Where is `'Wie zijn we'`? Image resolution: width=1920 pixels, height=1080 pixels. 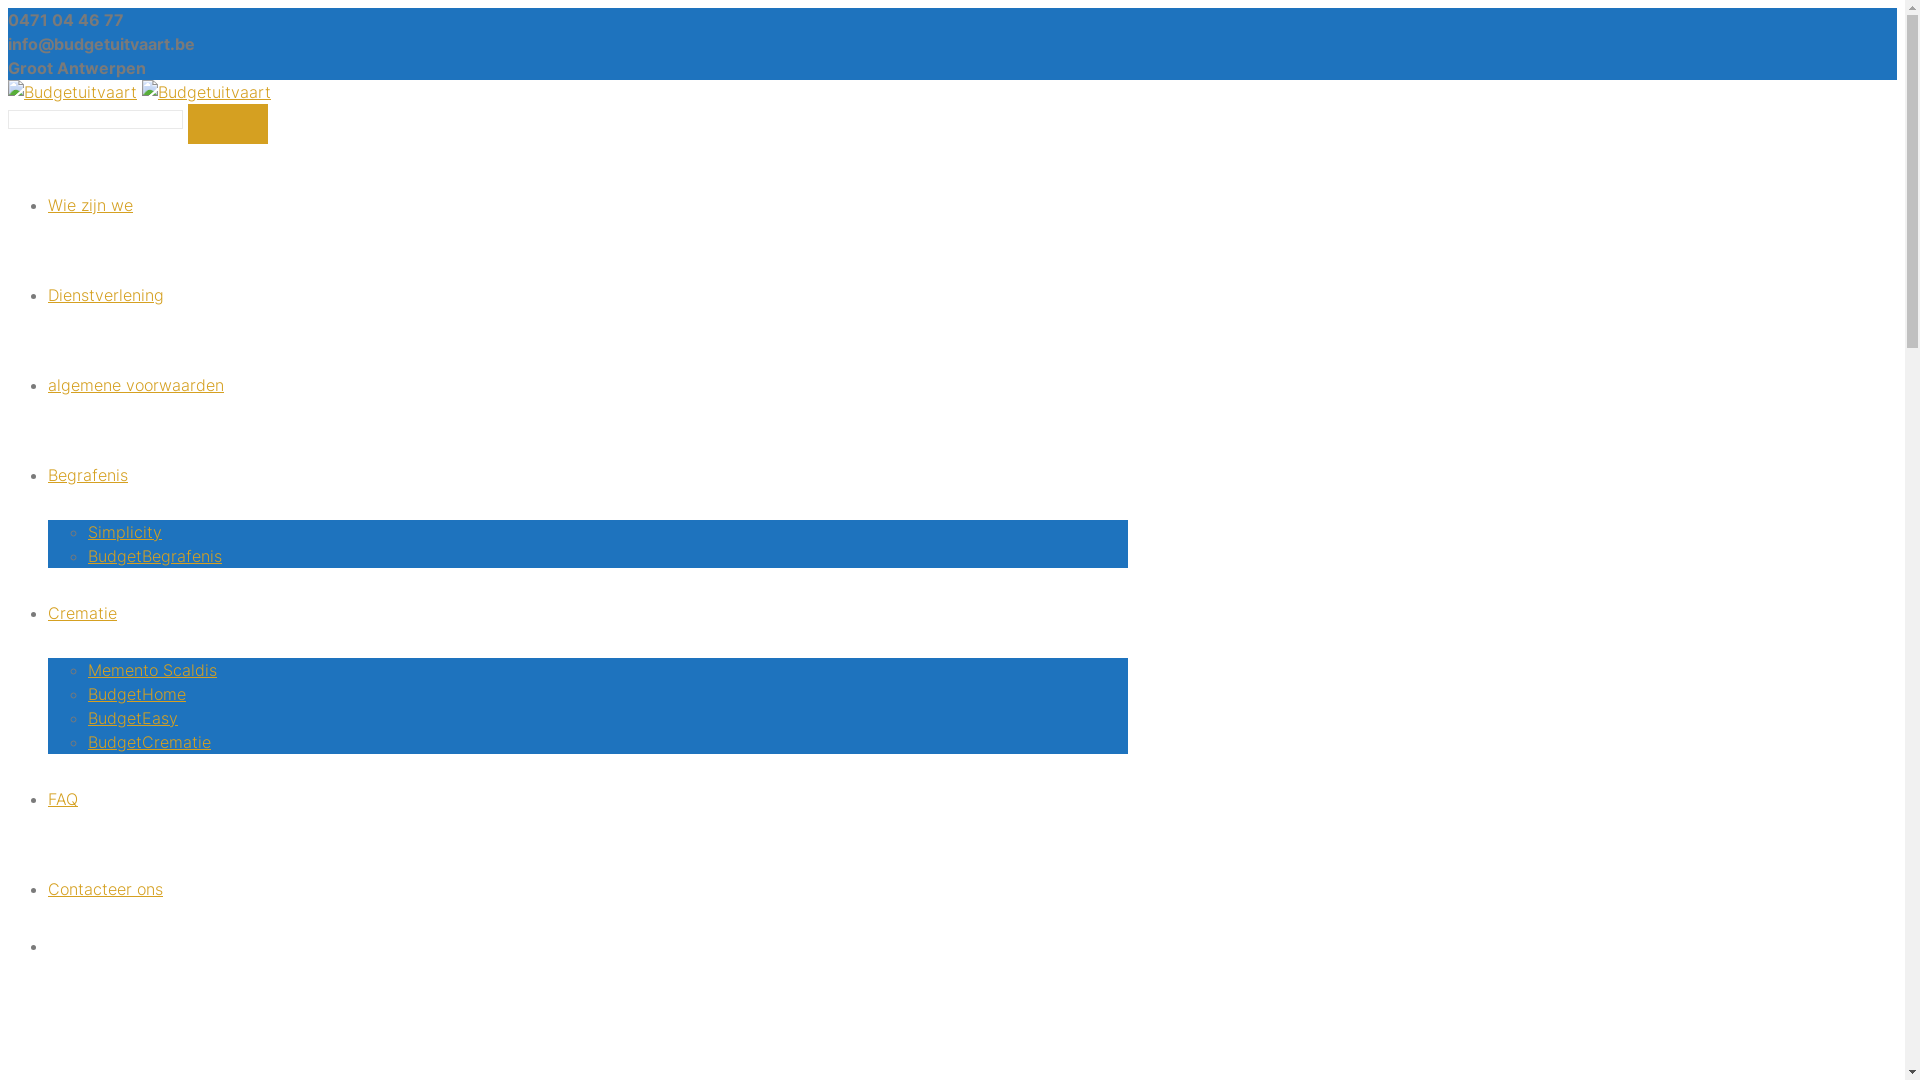
'Wie zijn we' is located at coordinates (89, 204).